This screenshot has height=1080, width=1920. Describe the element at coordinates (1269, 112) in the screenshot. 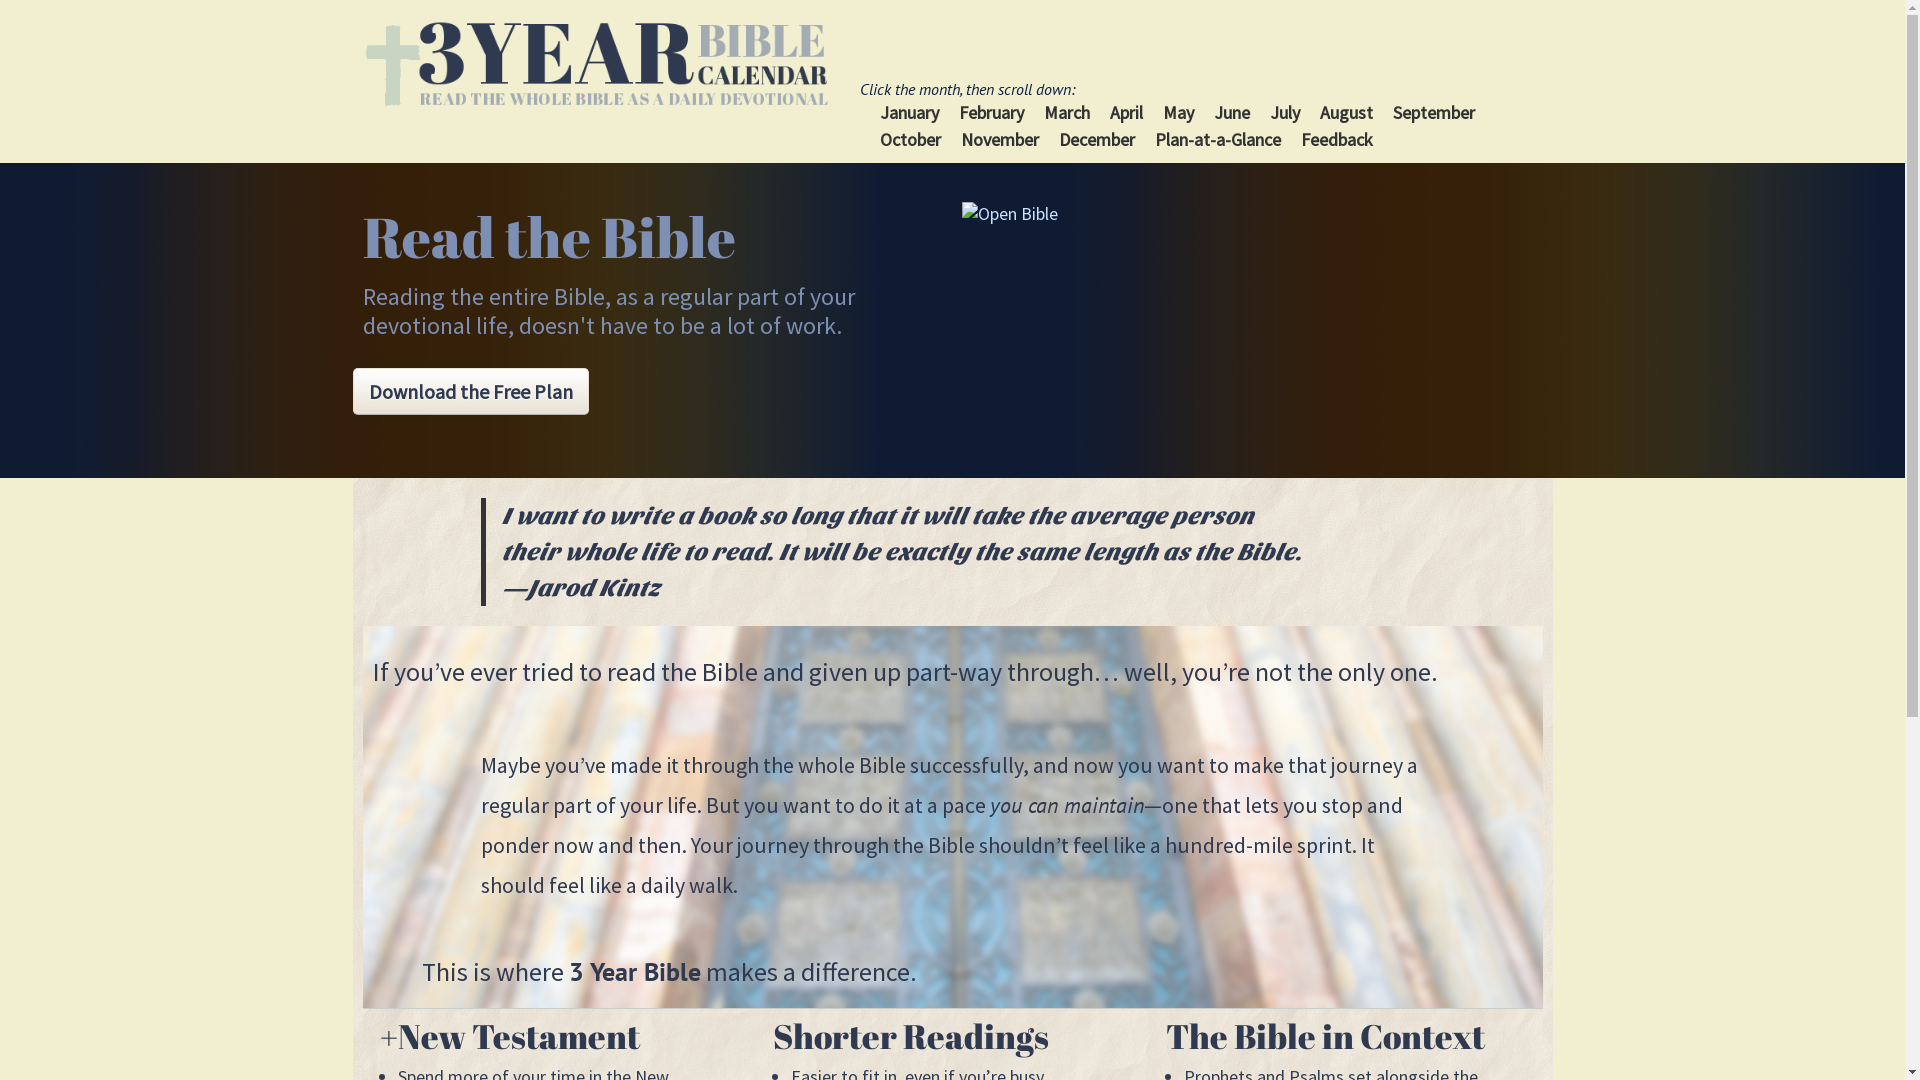

I see `'July'` at that location.